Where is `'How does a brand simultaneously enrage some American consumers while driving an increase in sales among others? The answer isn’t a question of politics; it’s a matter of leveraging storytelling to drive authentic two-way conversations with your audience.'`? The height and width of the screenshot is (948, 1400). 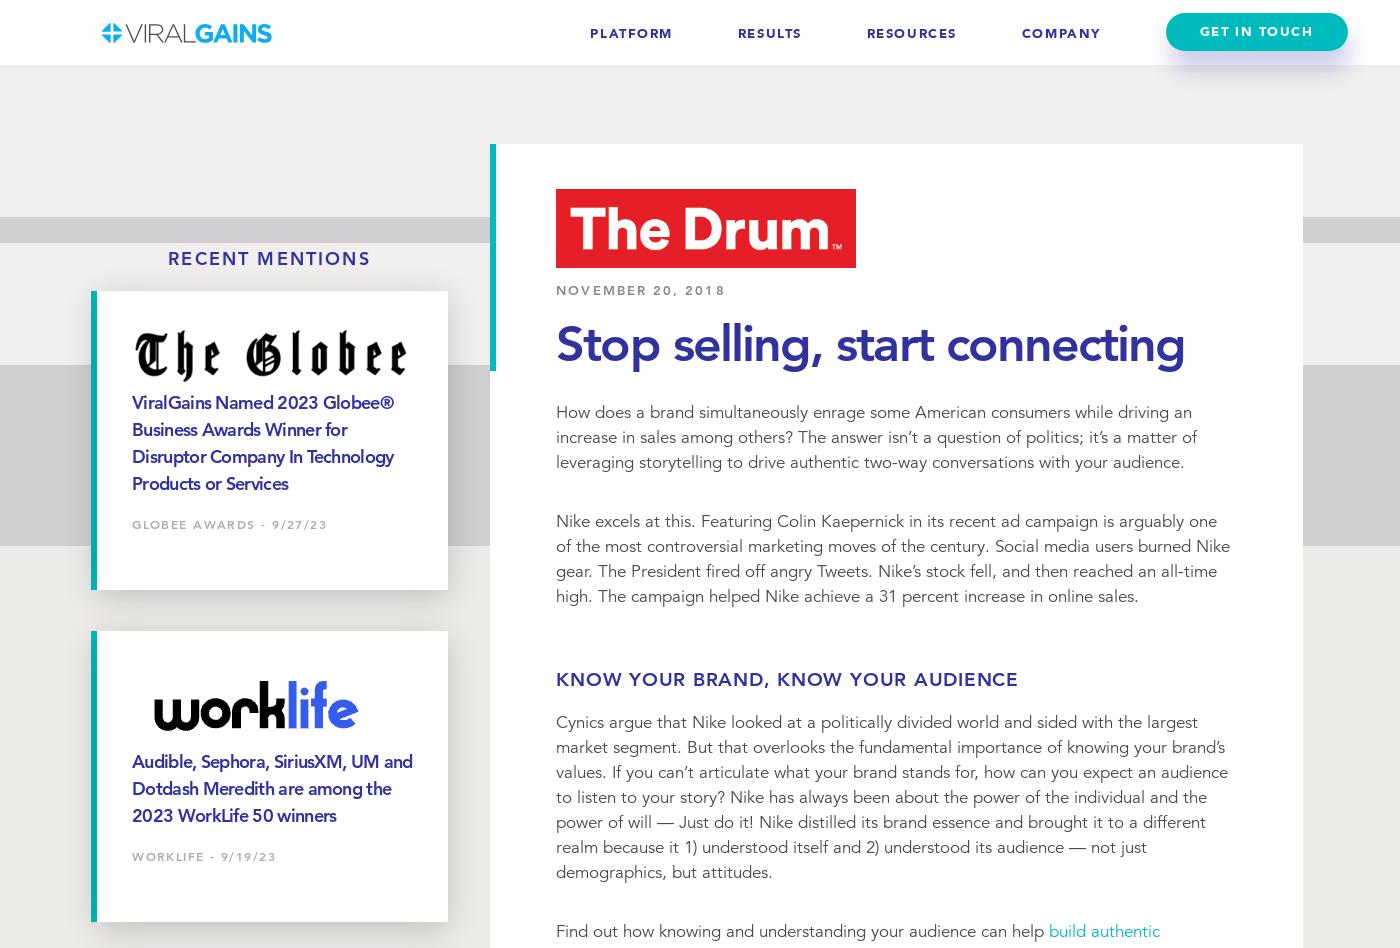 'How does a brand simultaneously enrage some American consumers while driving an increase in sales among others? The answer isn’t a question of politics; it’s a matter of leveraging storytelling to drive authentic two-way conversations with your audience.' is located at coordinates (875, 435).